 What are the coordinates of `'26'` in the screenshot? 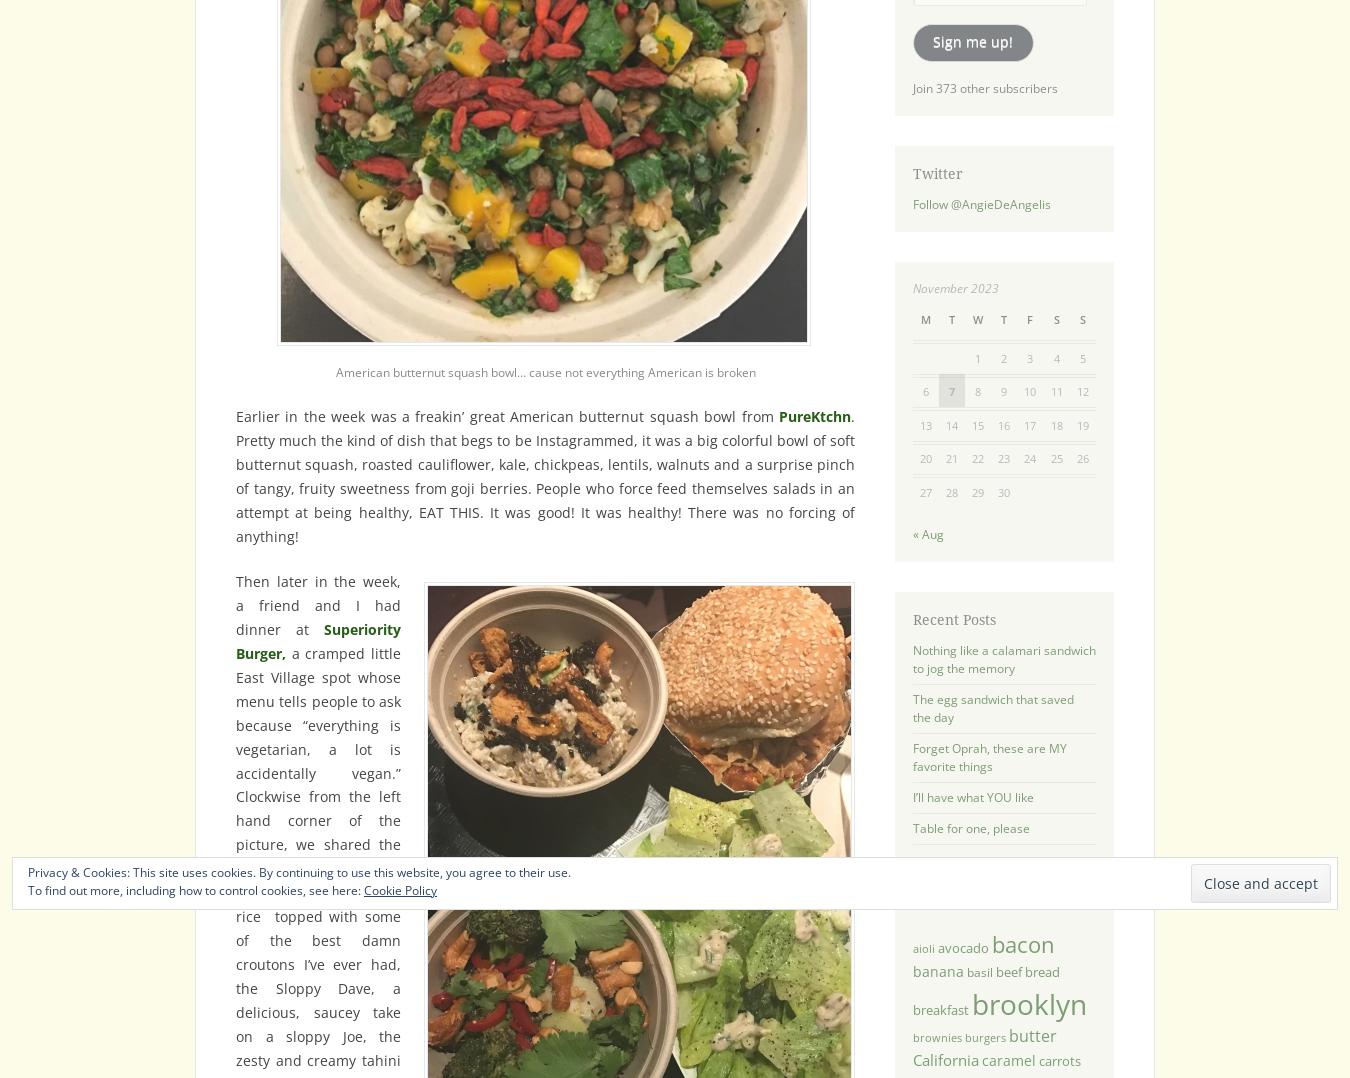 It's located at (1082, 458).